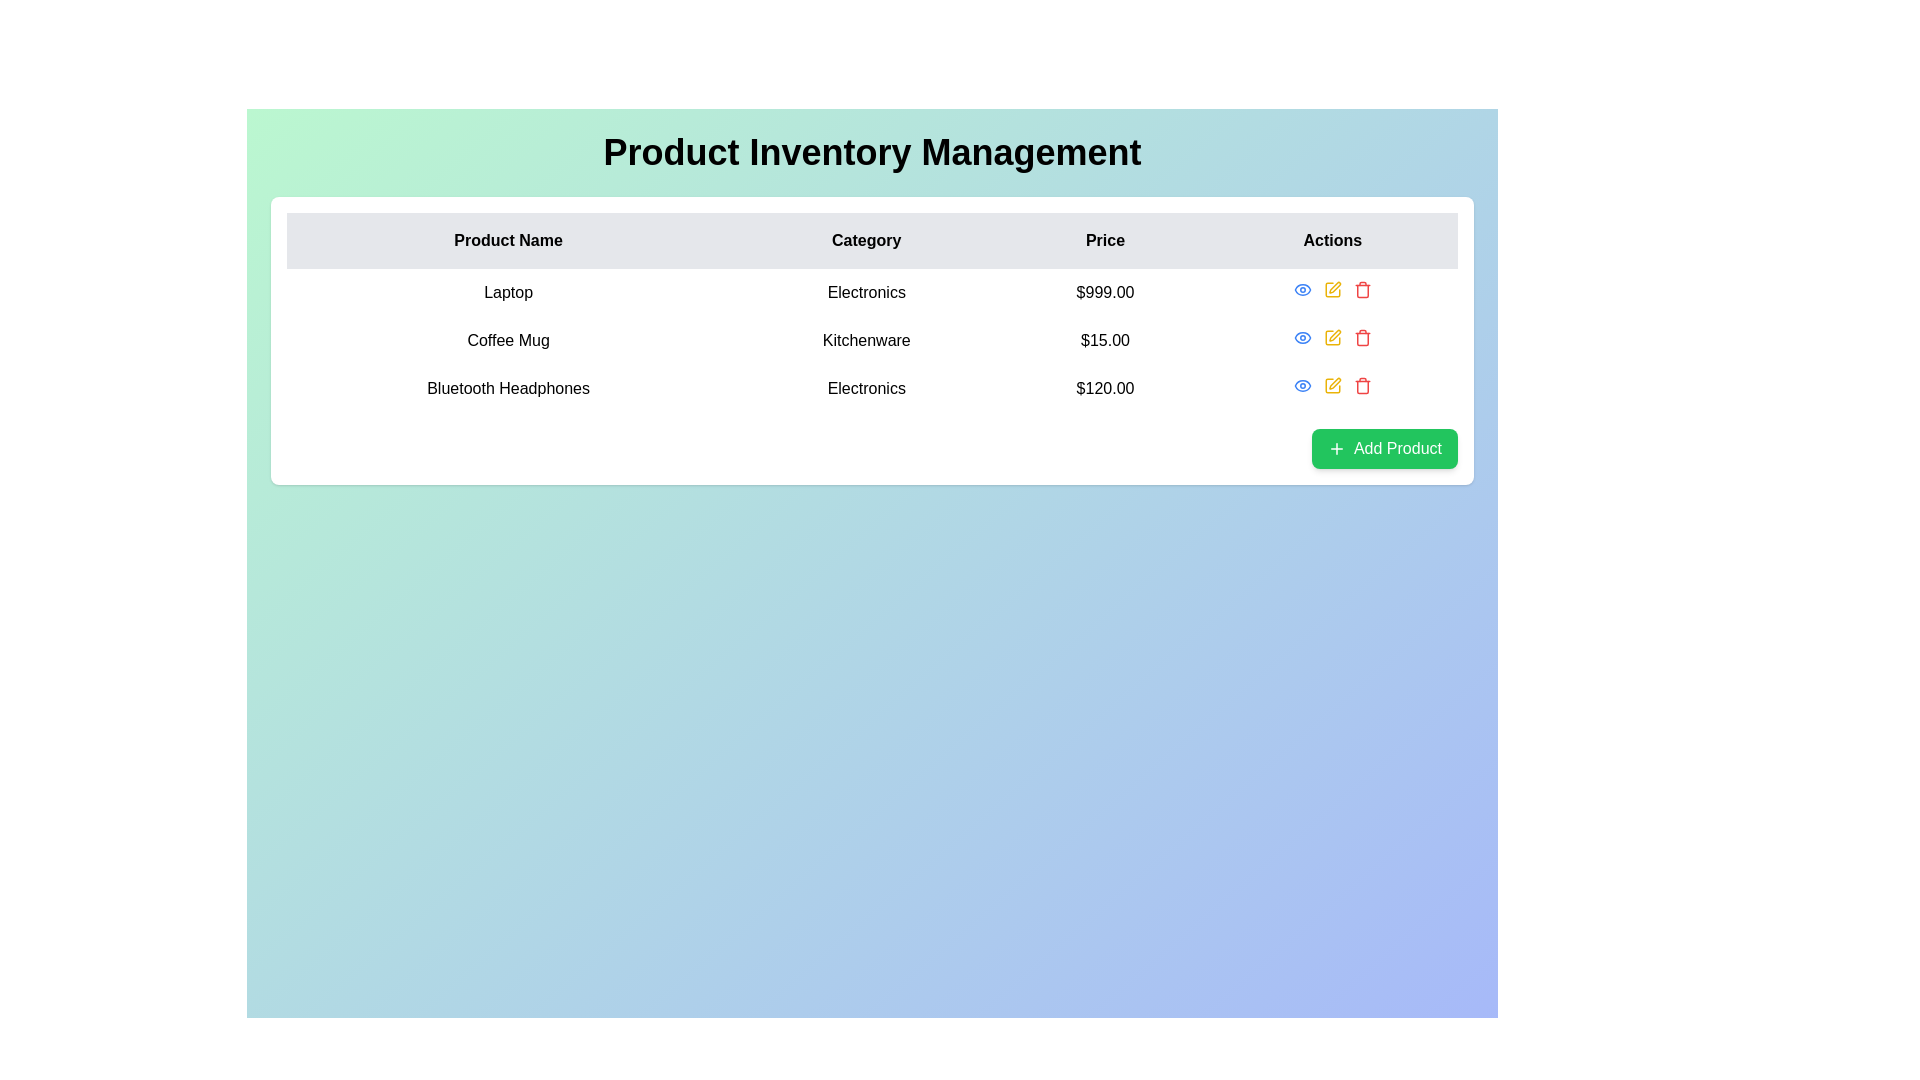 Image resolution: width=1920 pixels, height=1080 pixels. I want to click on the edit button for the product 'Laptop' located in the 'Actions' column of the first row in the table, so click(1332, 289).